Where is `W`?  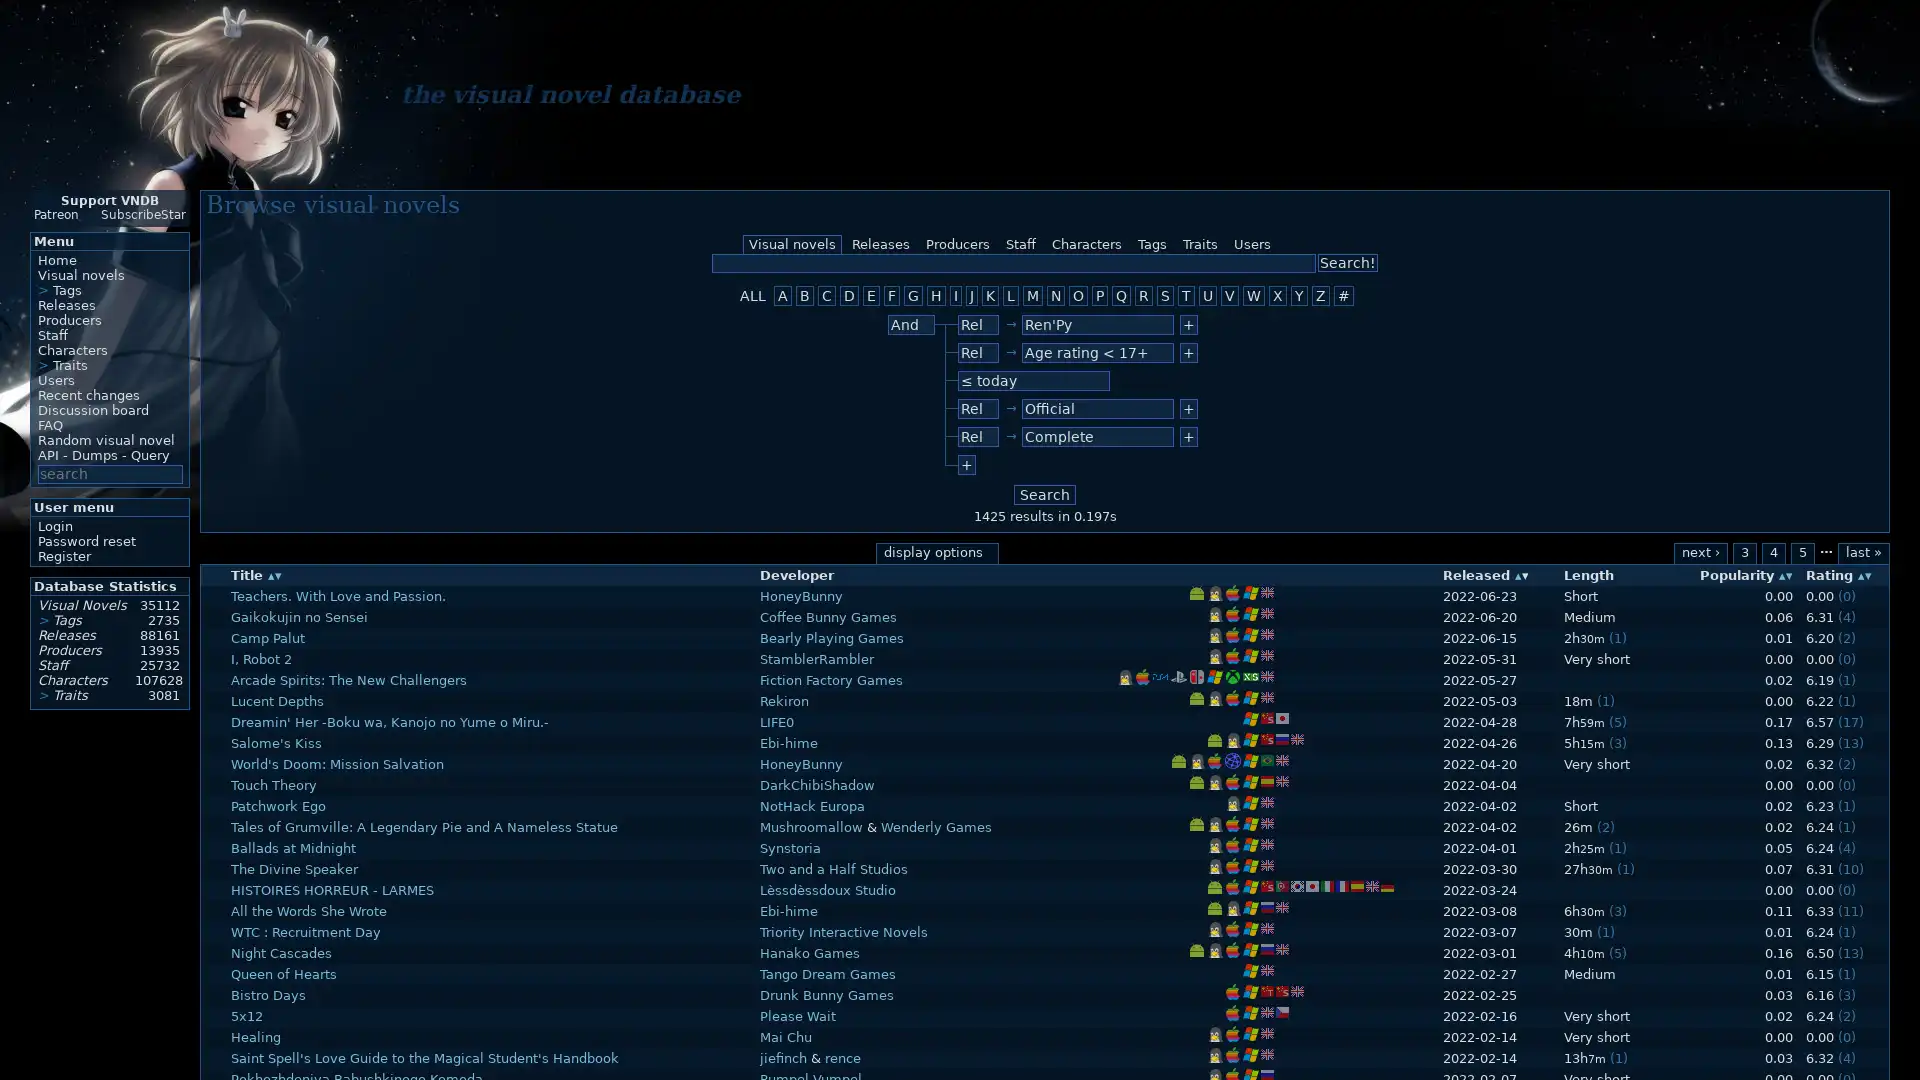 W is located at coordinates (1252, 296).